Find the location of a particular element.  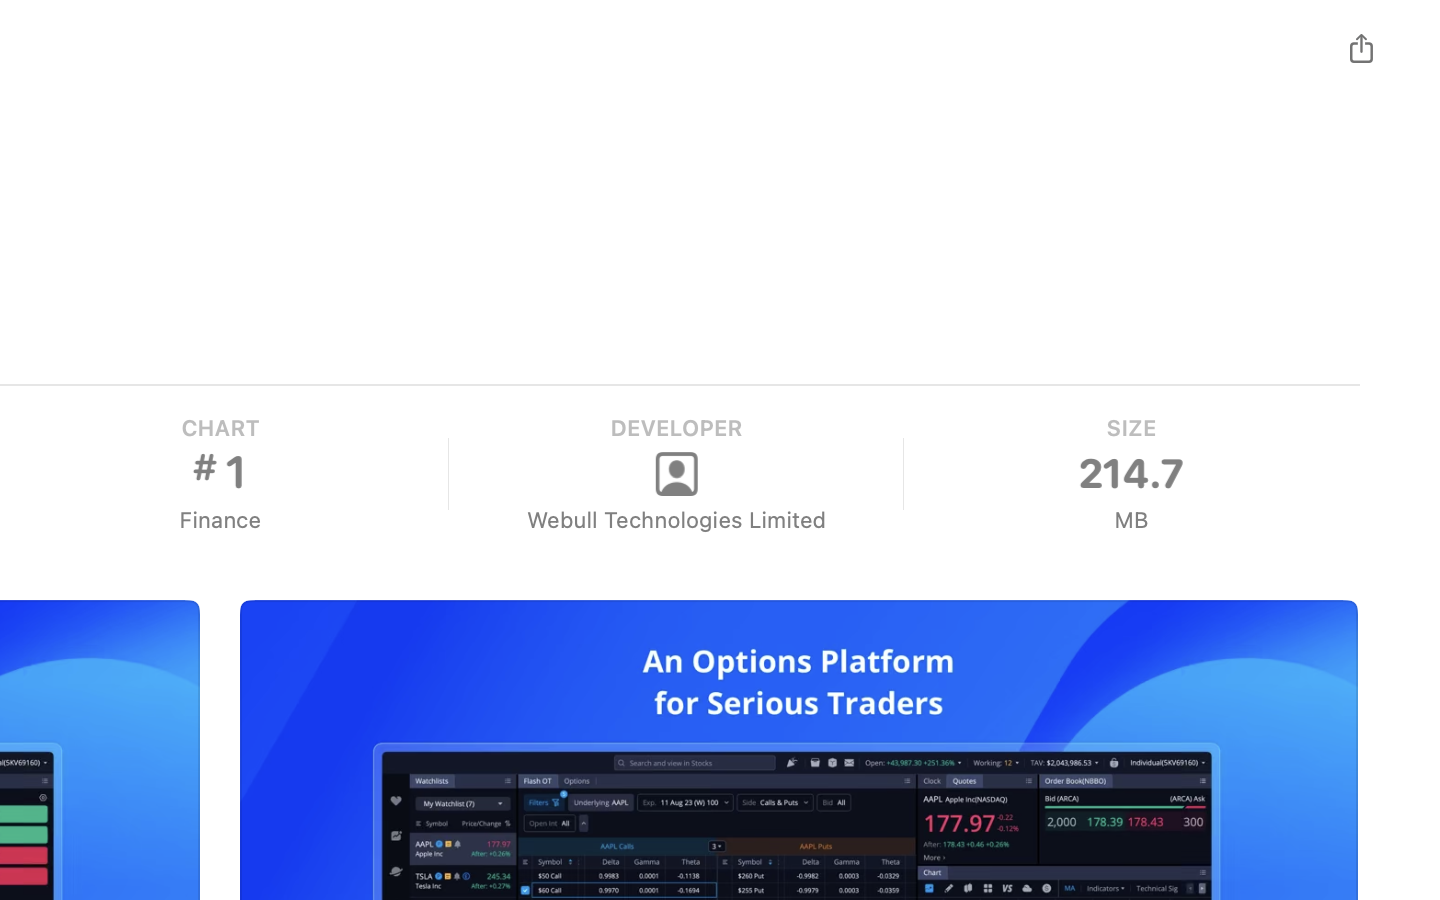

'Webull Technologies Limited, DEVELOPER, selfie' is located at coordinates (675, 473).